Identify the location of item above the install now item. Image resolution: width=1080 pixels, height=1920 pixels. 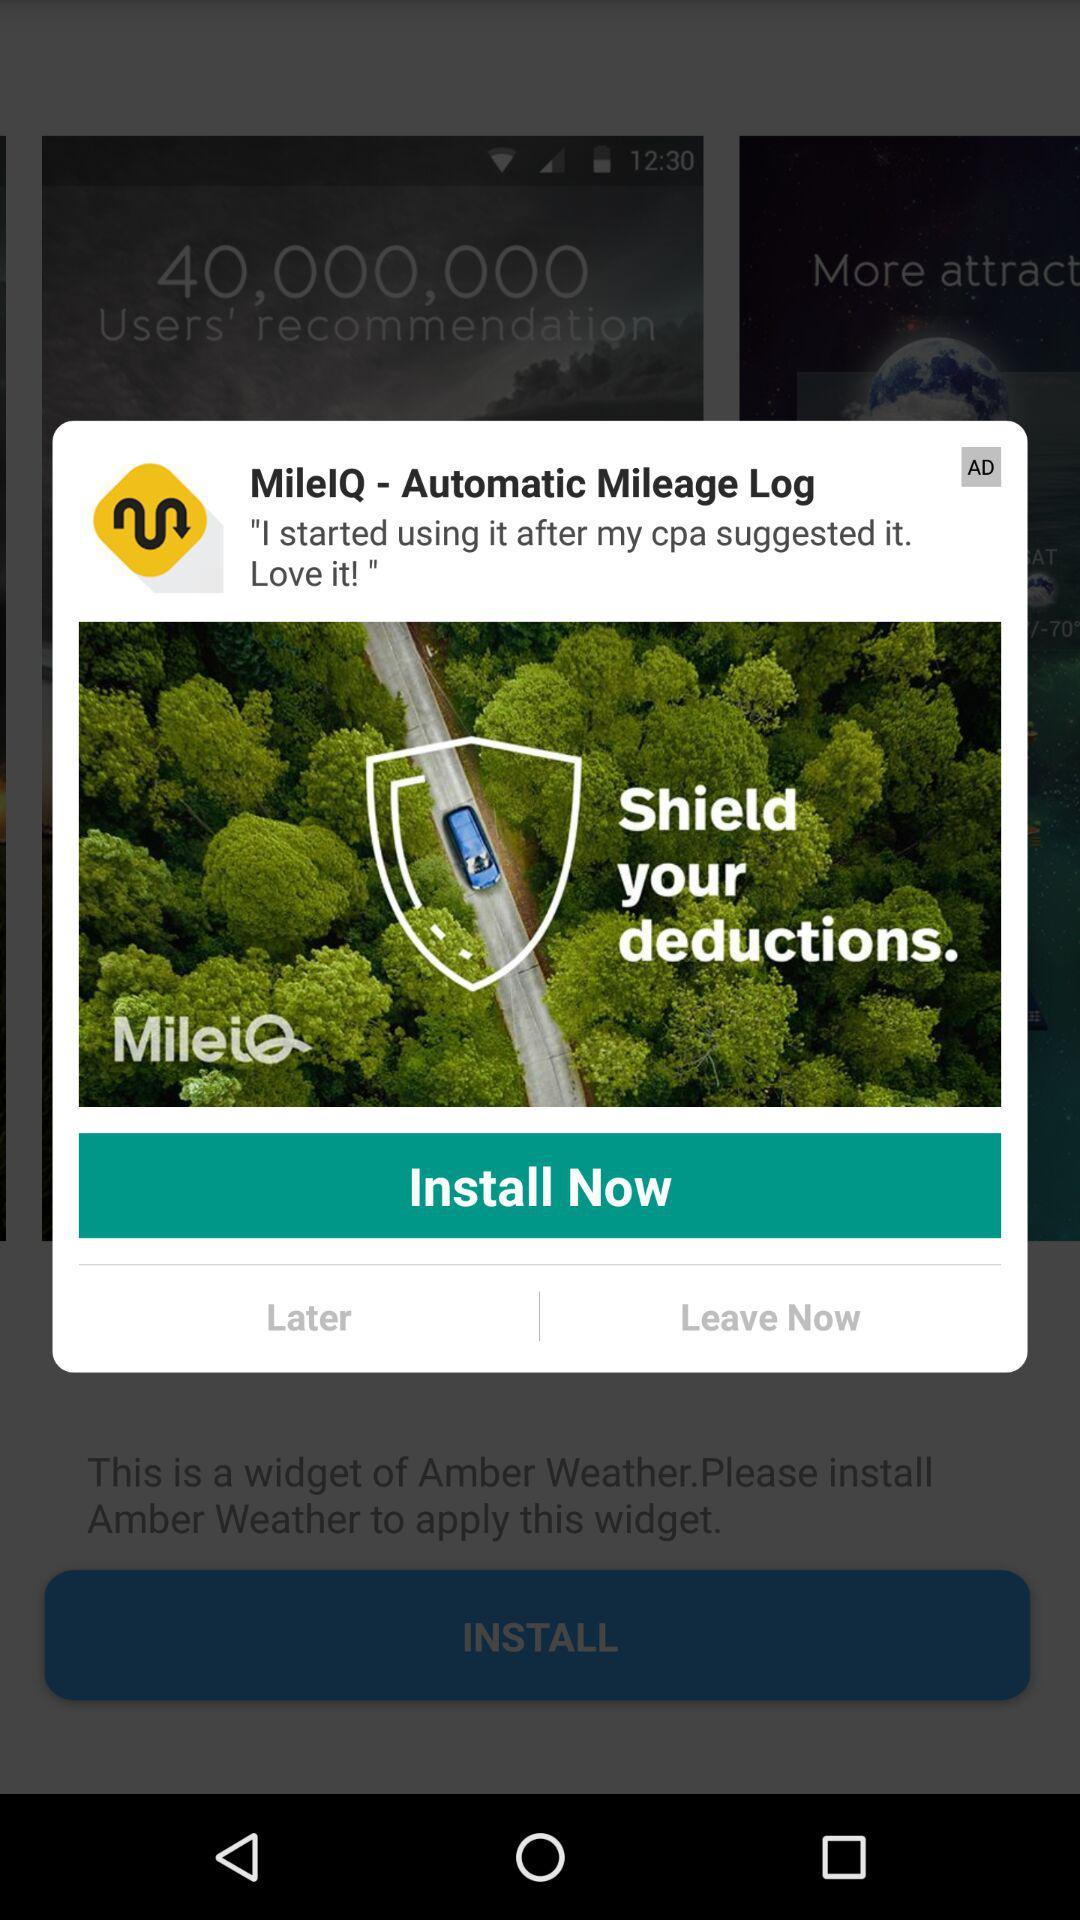
(540, 864).